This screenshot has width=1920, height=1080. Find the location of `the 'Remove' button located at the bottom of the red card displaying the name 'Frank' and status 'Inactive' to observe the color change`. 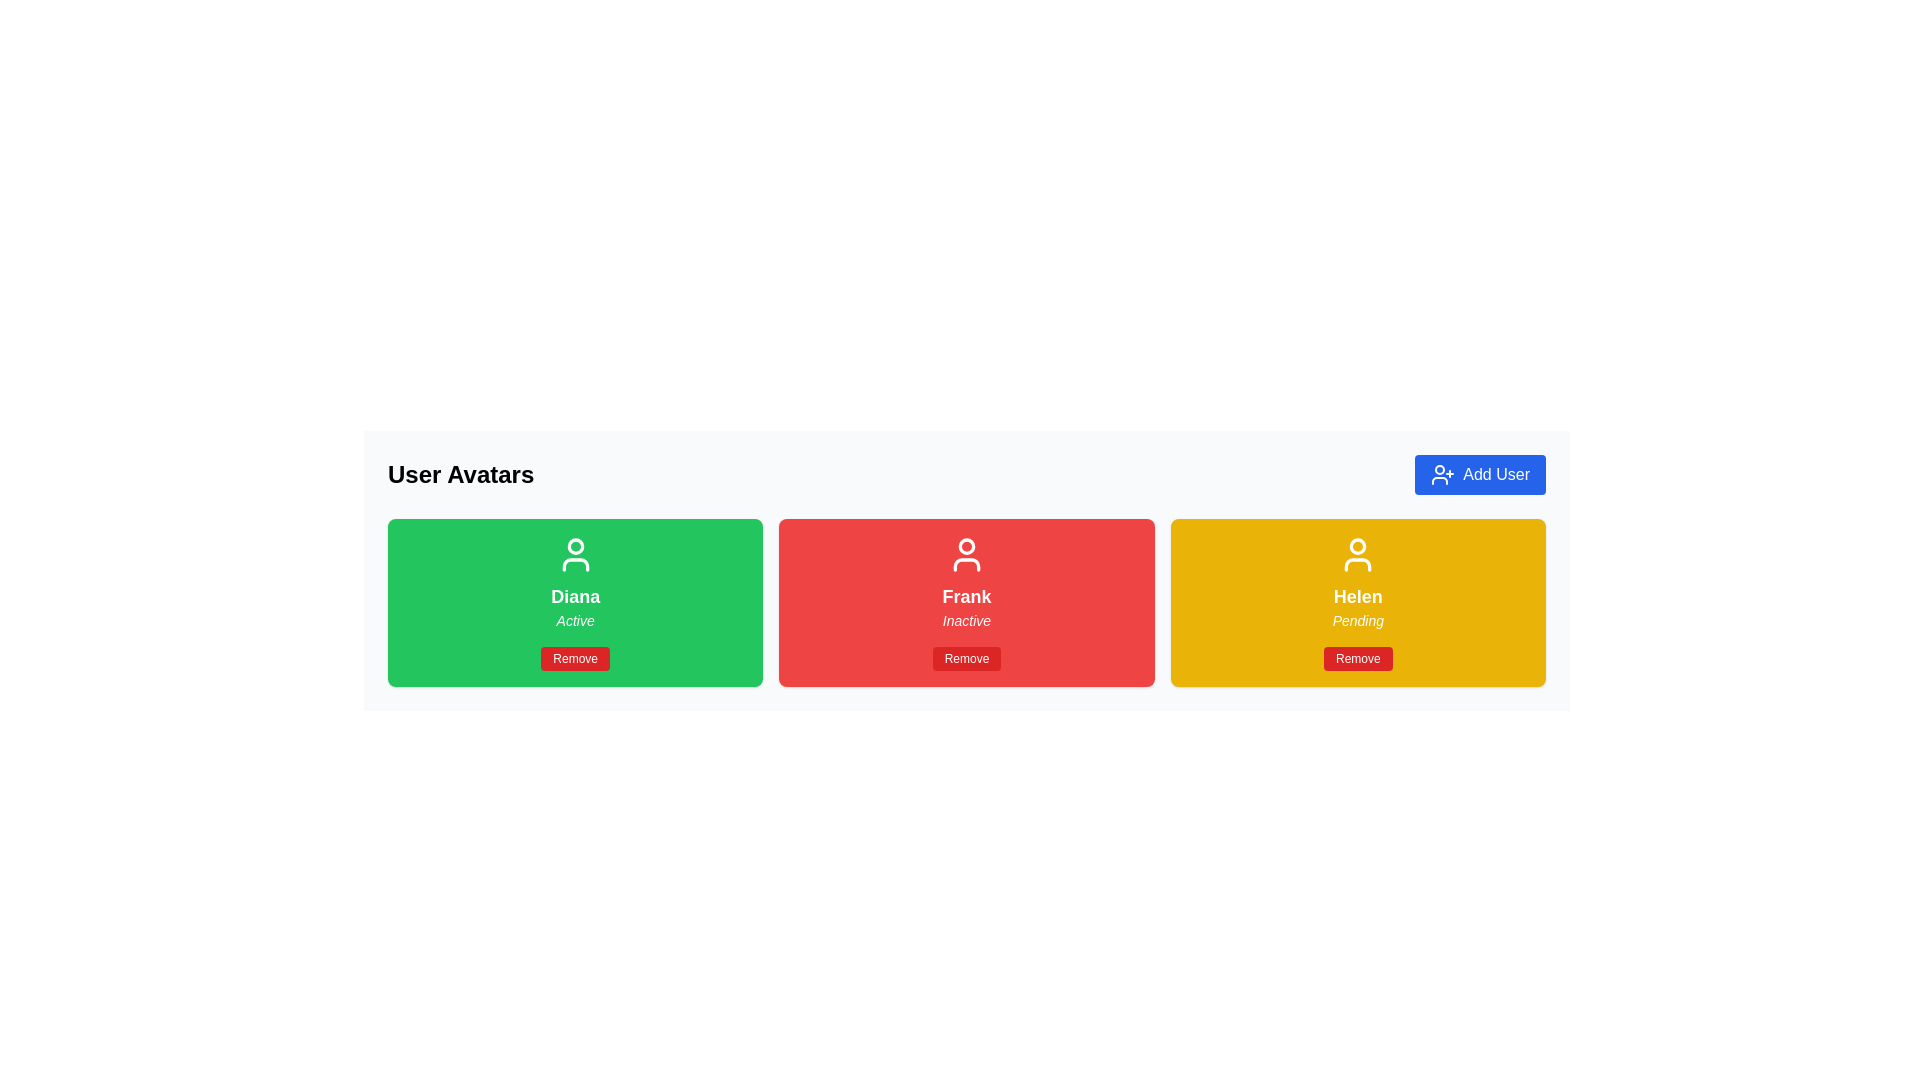

the 'Remove' button located at the bottom of the red card displaying the name 'Frank' and status 'Inactive' to observe the color change is located at coordinates (966, 659).